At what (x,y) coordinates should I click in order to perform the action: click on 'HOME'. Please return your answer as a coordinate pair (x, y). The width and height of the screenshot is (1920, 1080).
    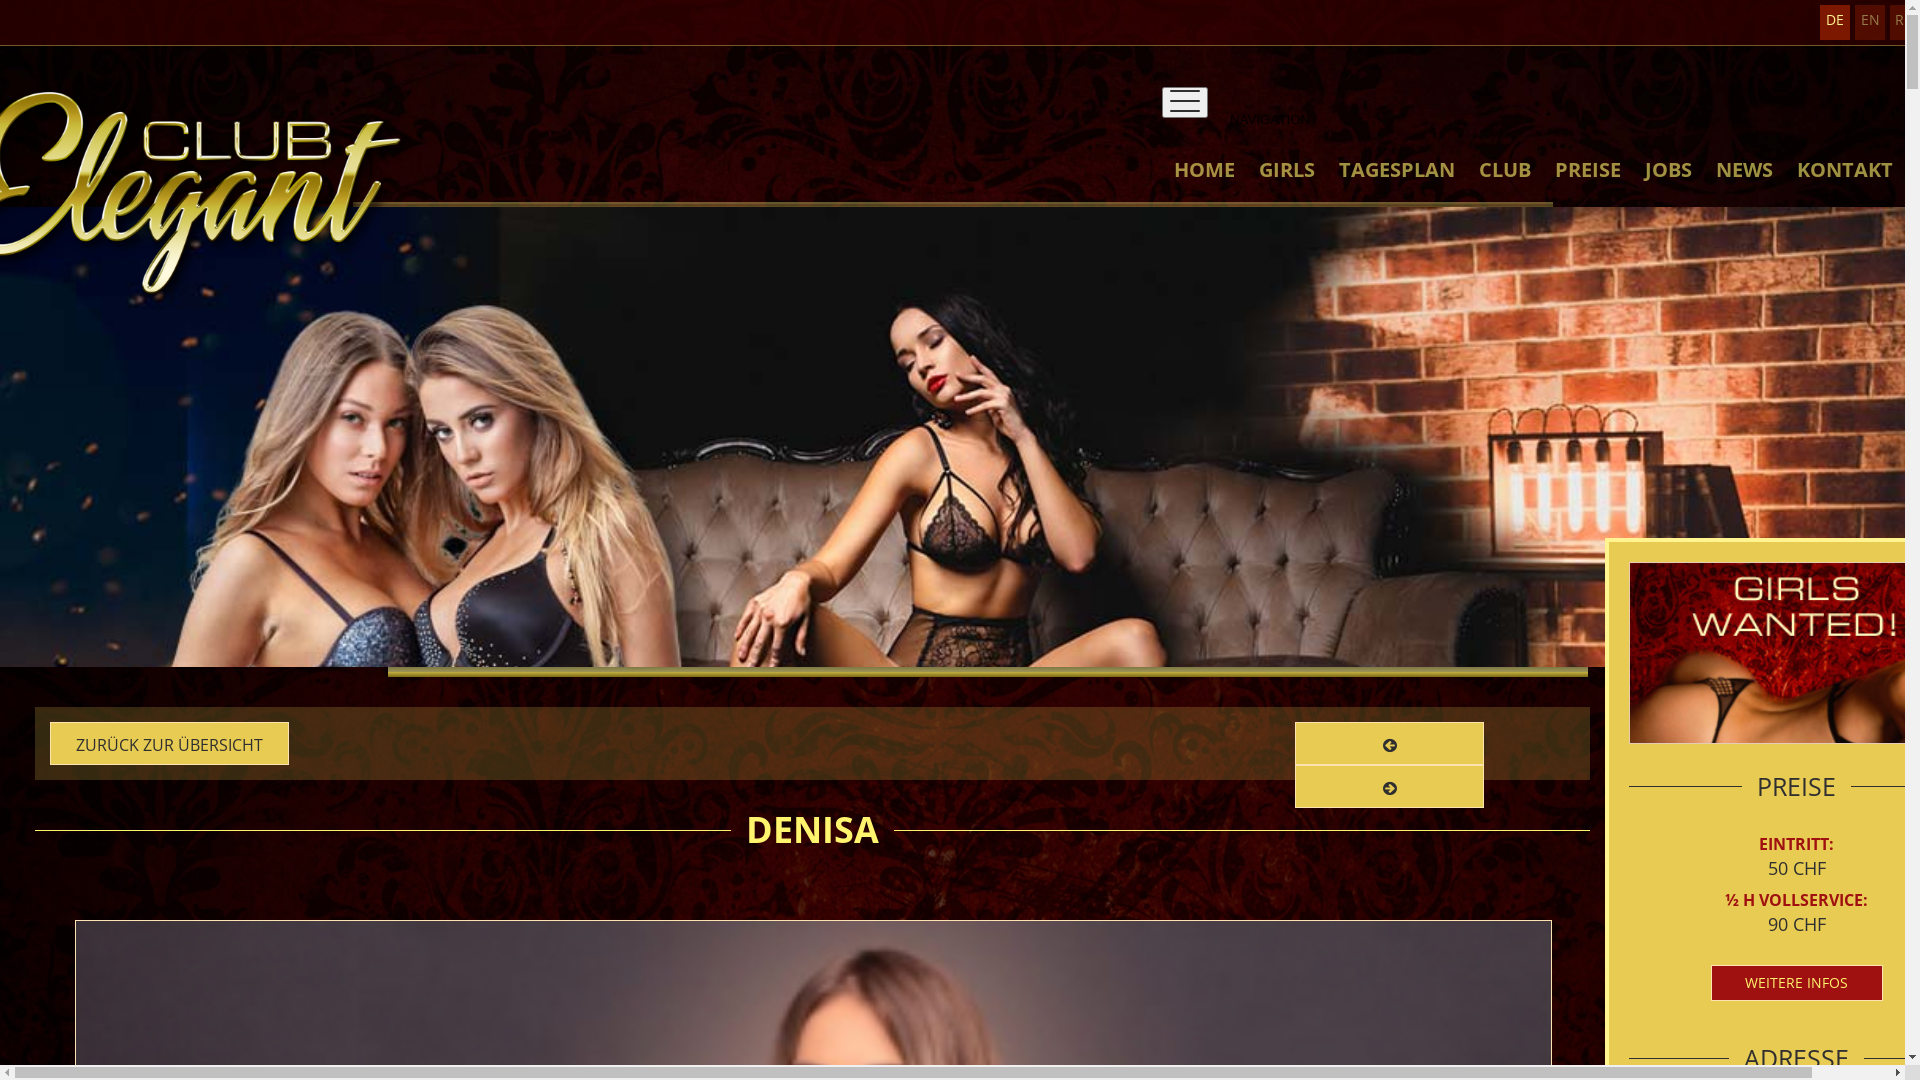
    Looking at the image, I should click on (1203, 188).